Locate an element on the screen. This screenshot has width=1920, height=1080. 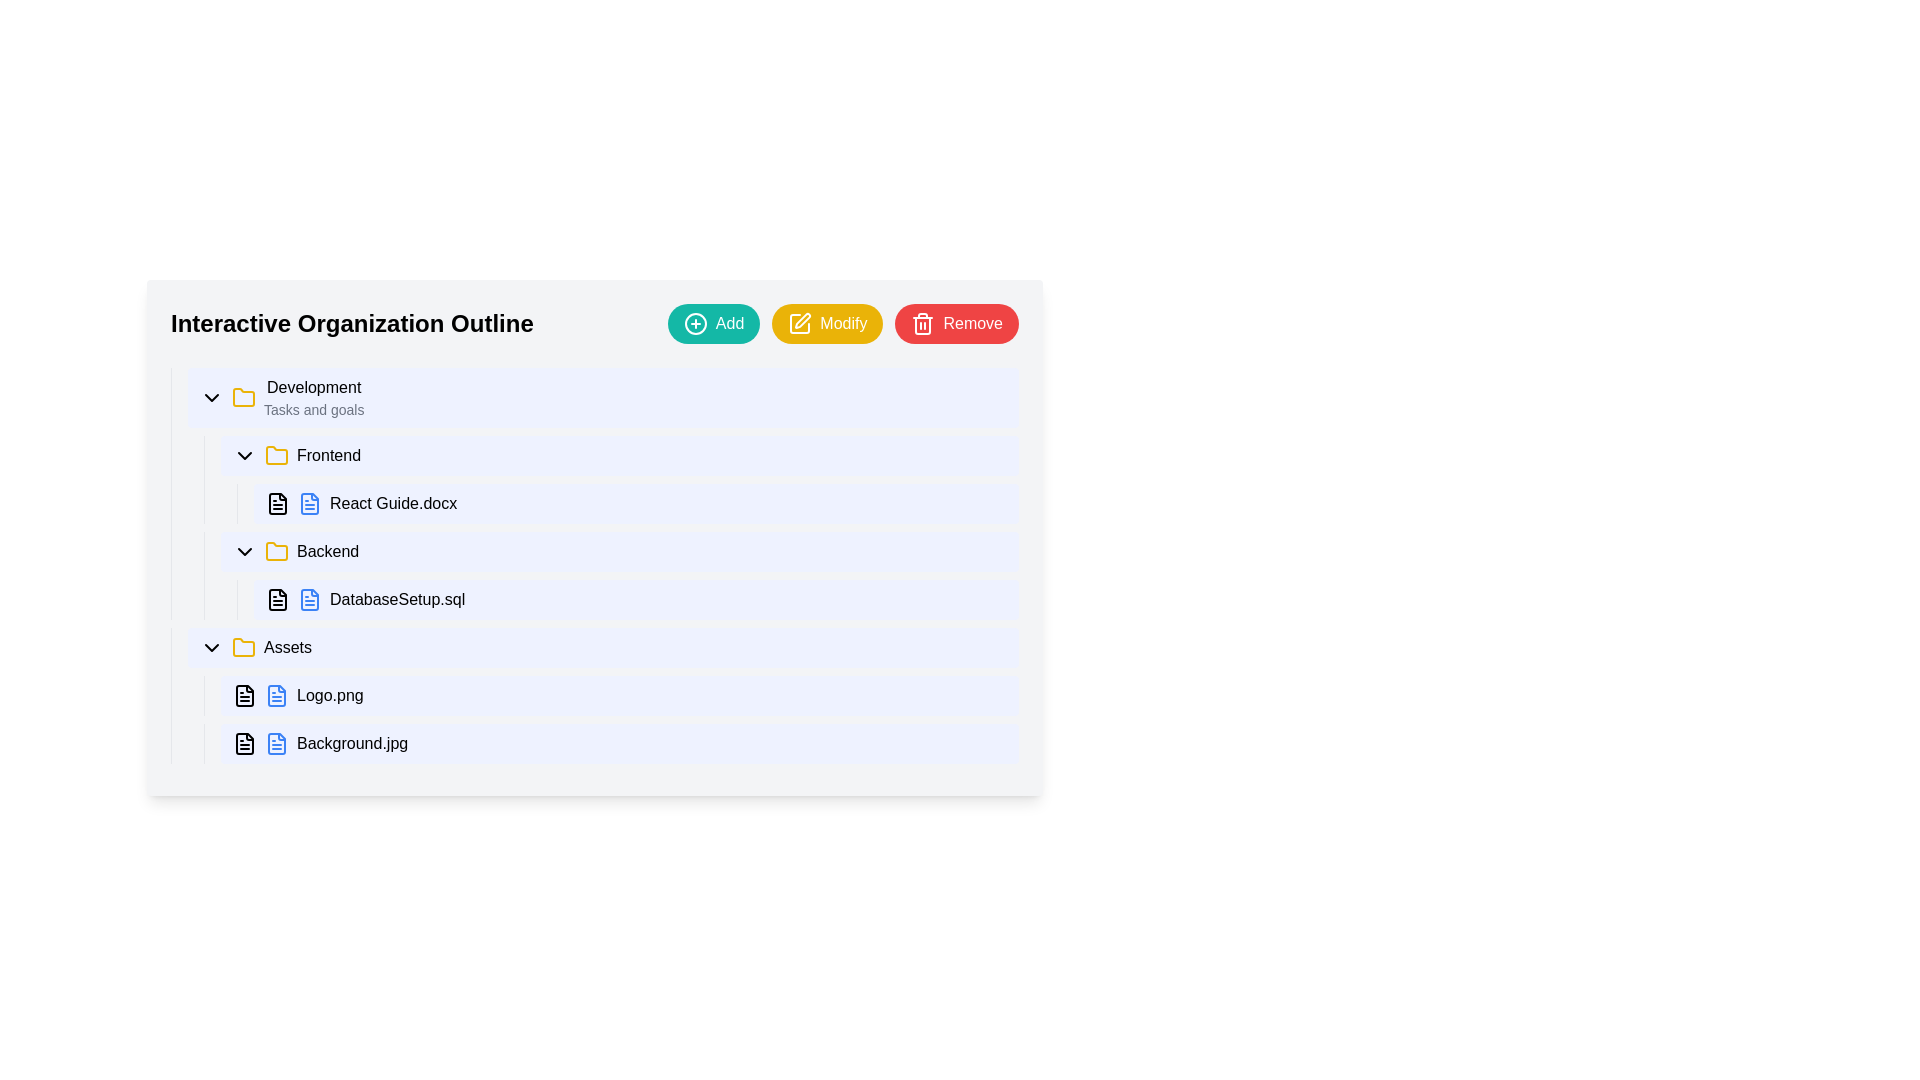
the file named 'DatabaseSetup.sql' from the 'Backend' section is located at coordinates (618, 599).